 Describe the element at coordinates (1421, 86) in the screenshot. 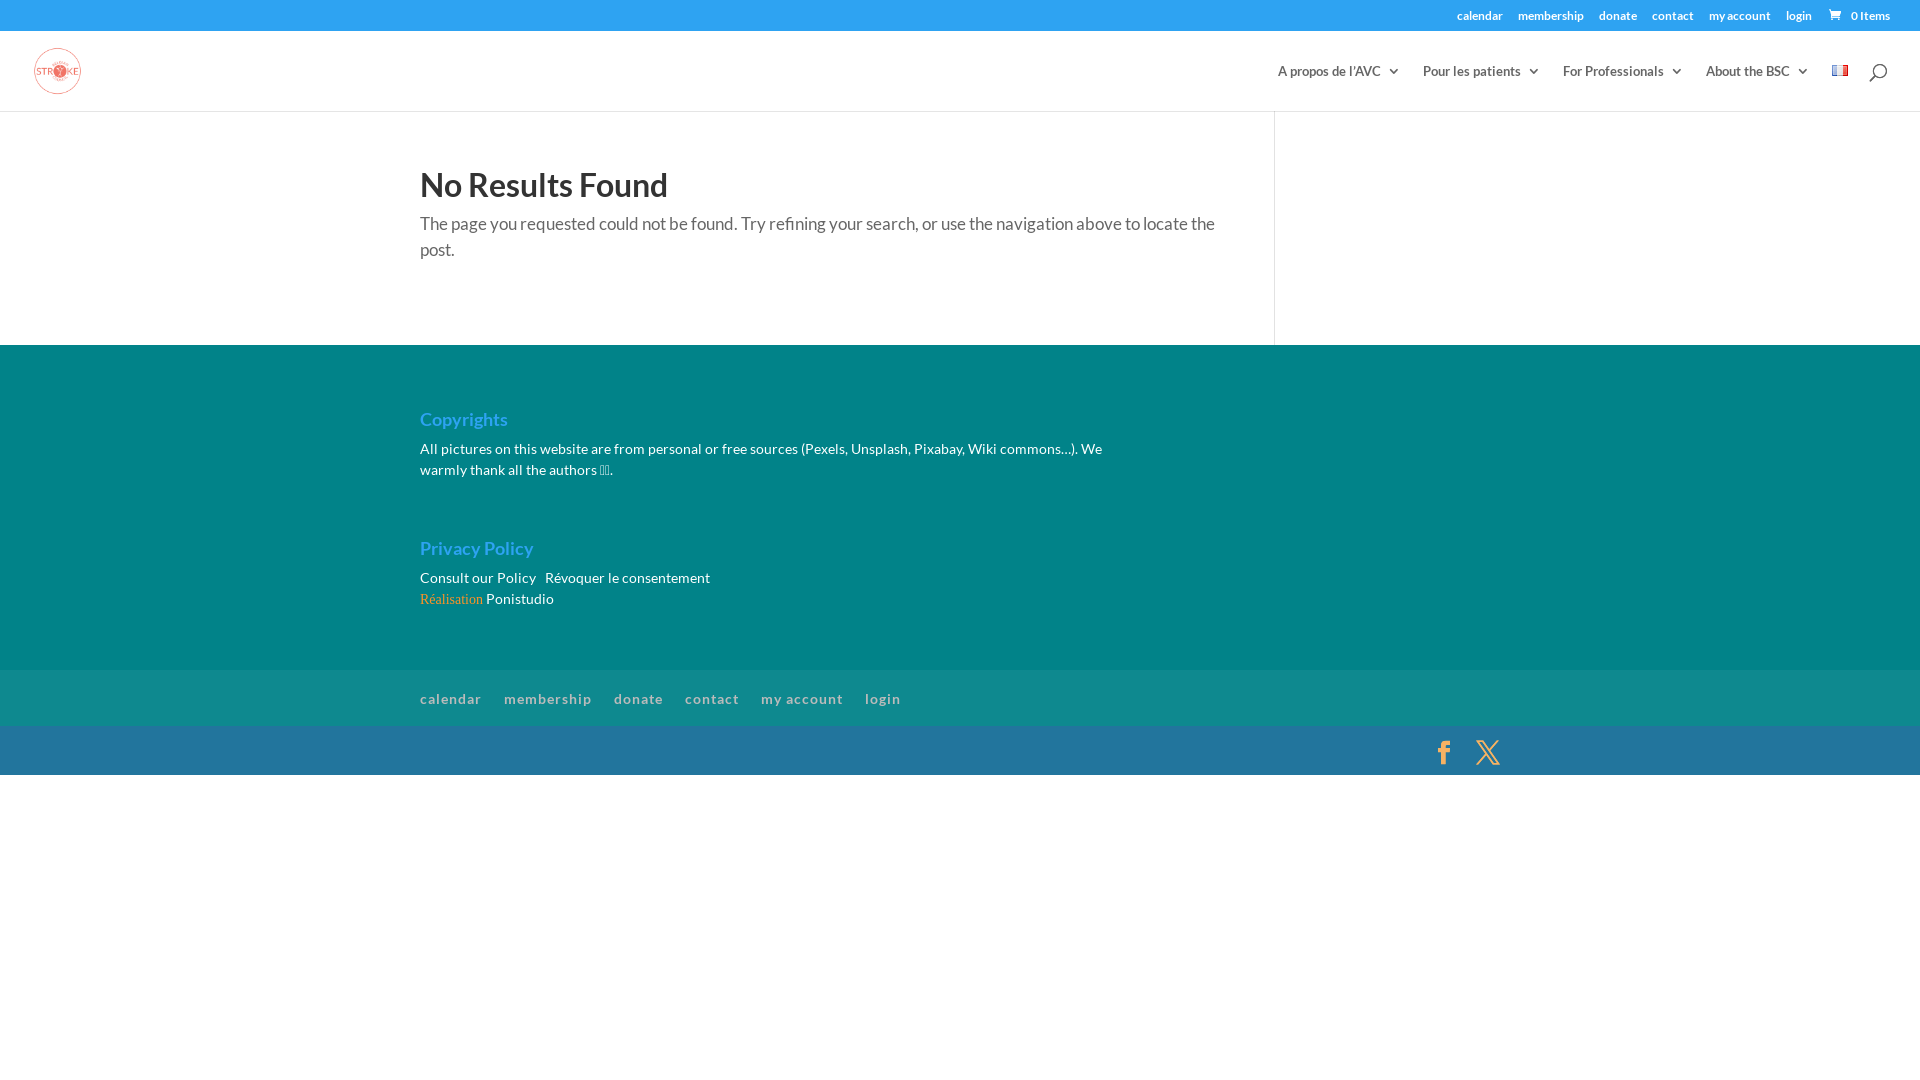

I see `'Pour les patients'` at that location.